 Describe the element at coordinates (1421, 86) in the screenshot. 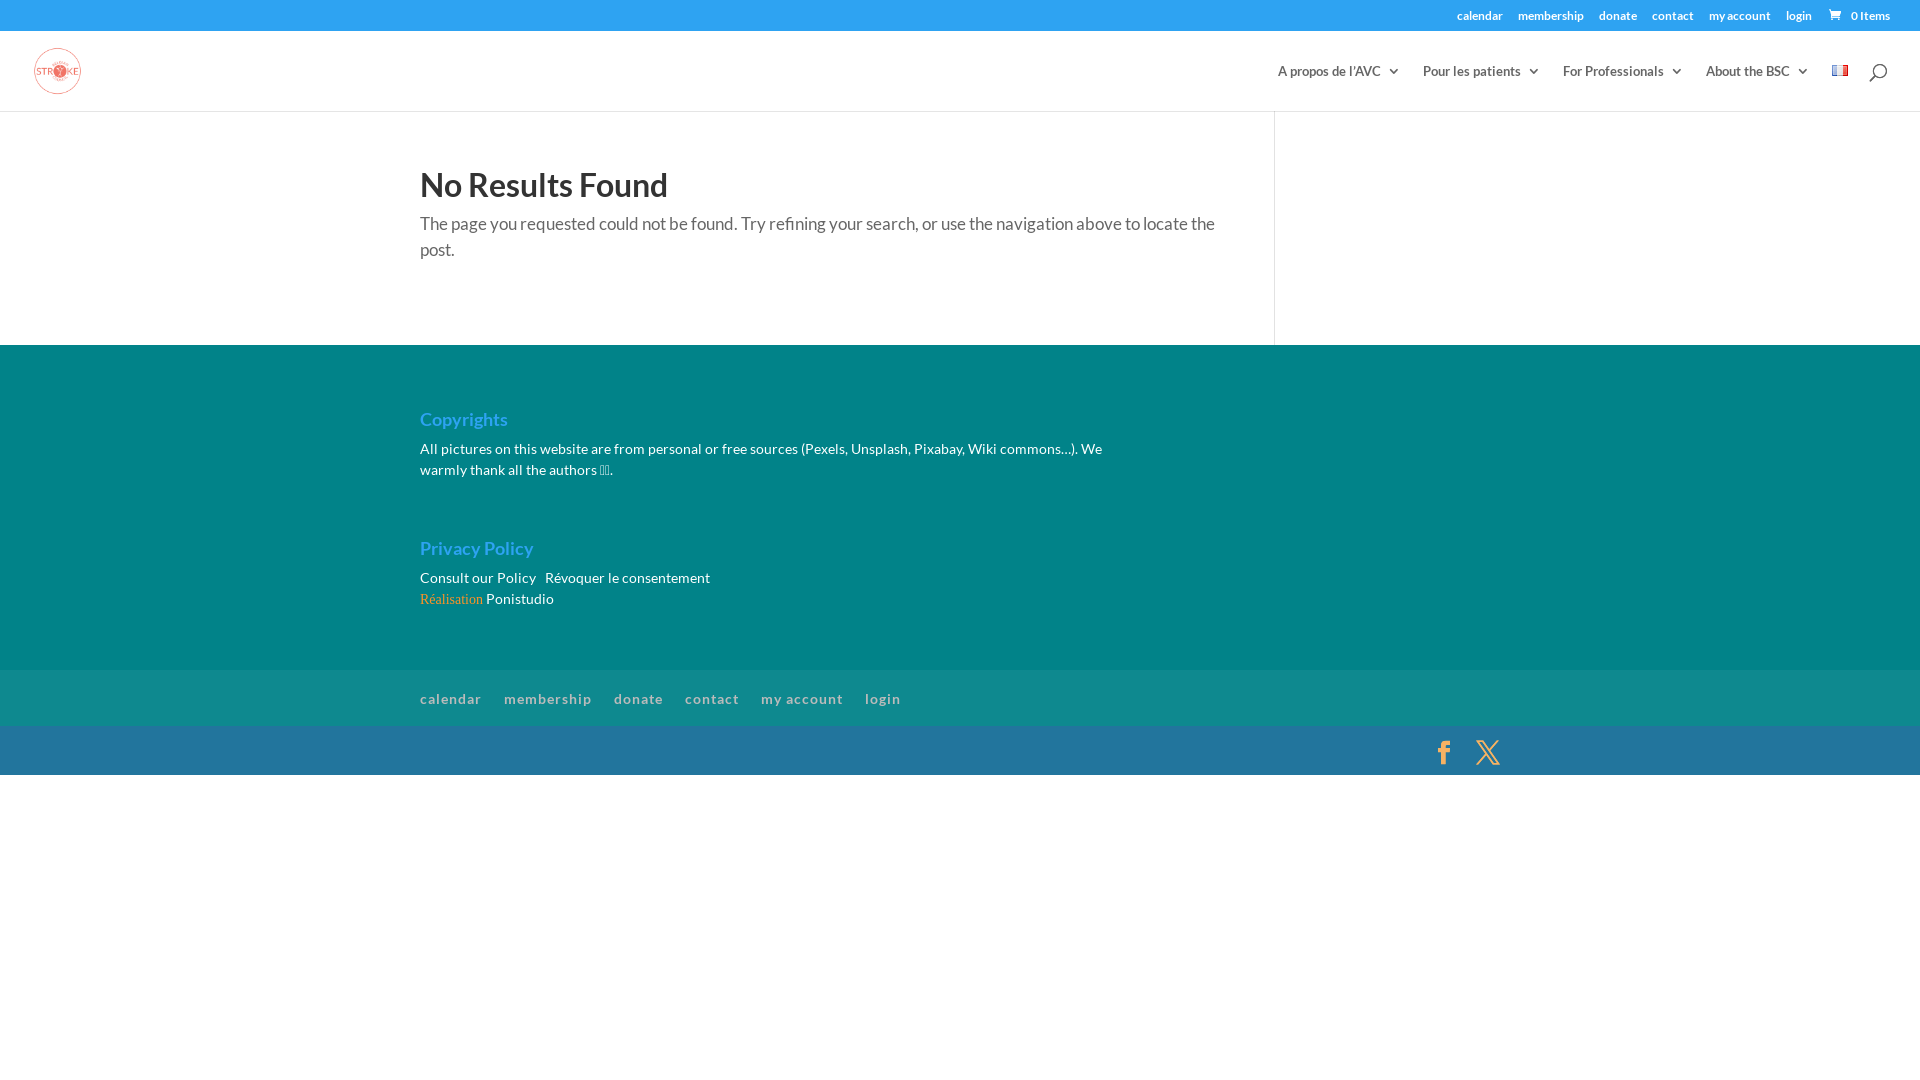

I see `'Pour les patients'` at that location.